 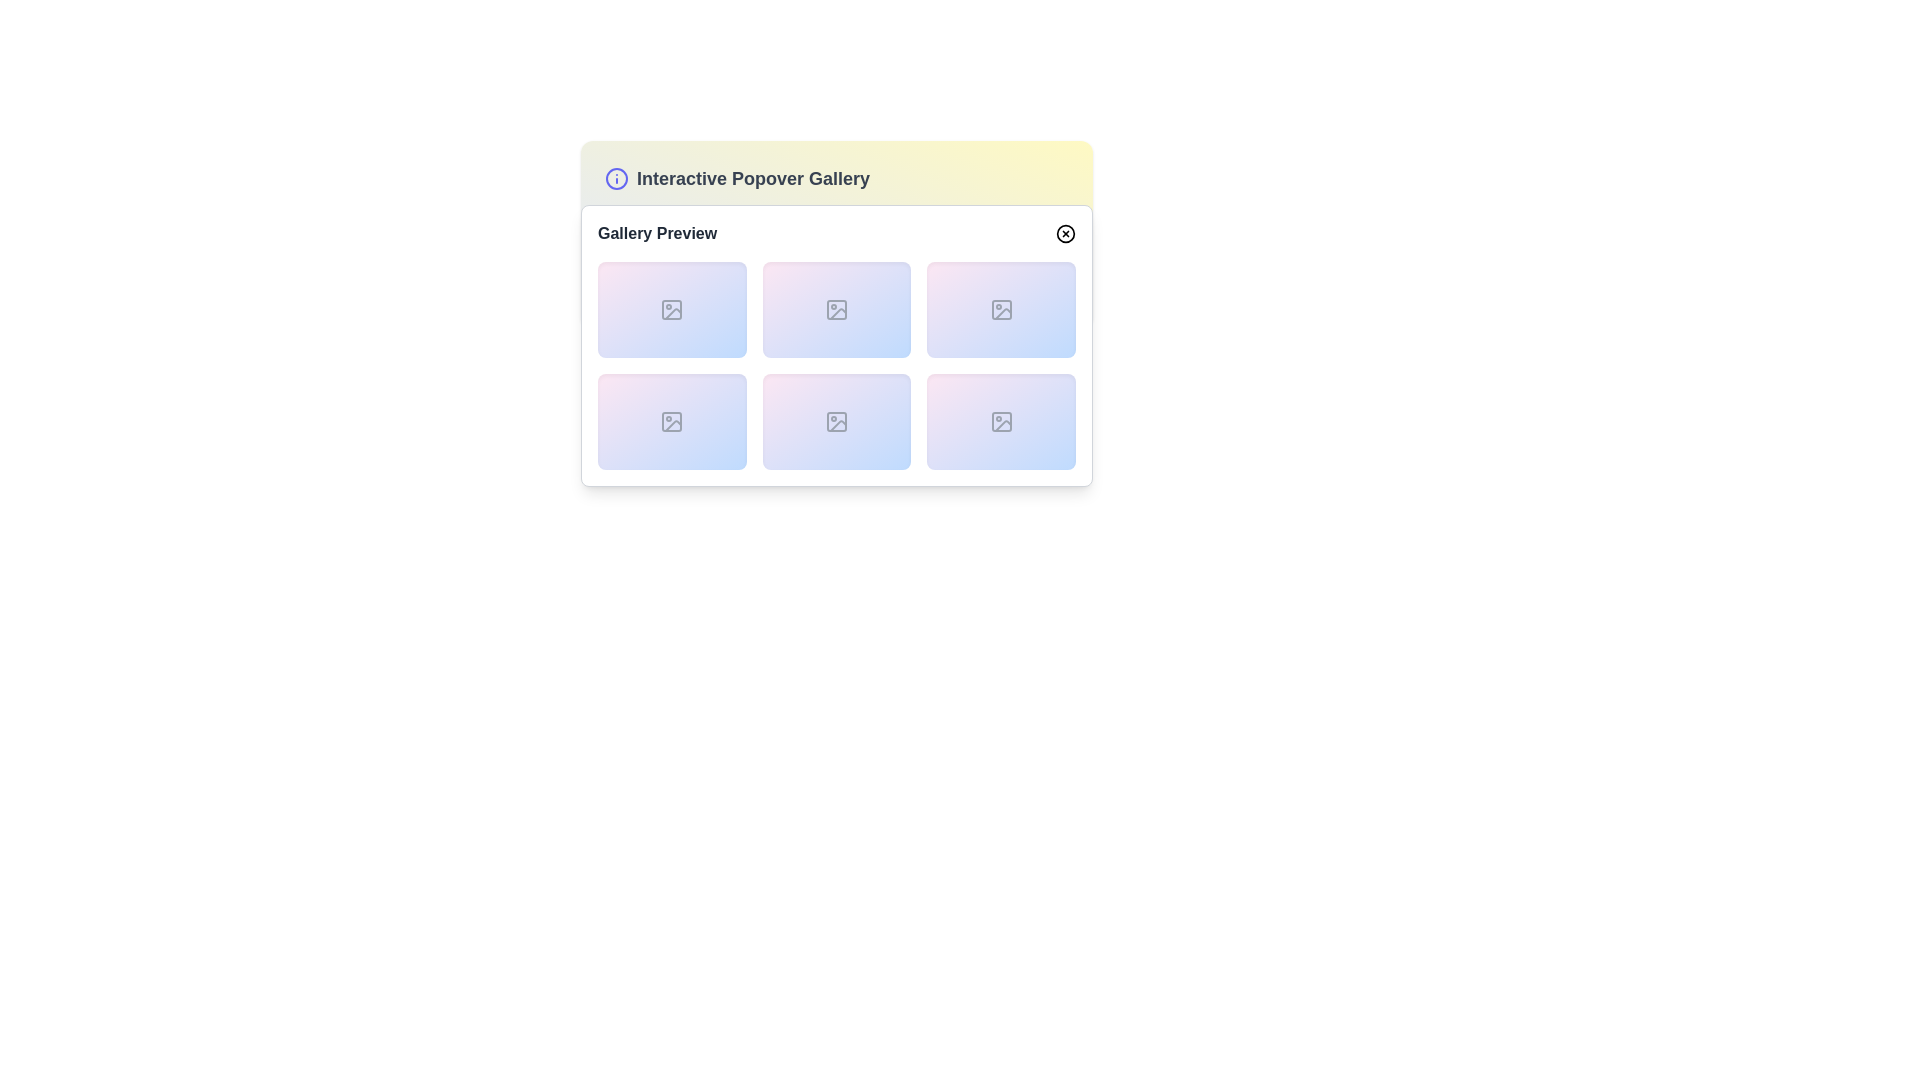 I want to click on the SVG icon representing a placeholder image element, which is styled in gray and located centrally within the second column of the second row of a grid layout, so click(x=672, y=420).